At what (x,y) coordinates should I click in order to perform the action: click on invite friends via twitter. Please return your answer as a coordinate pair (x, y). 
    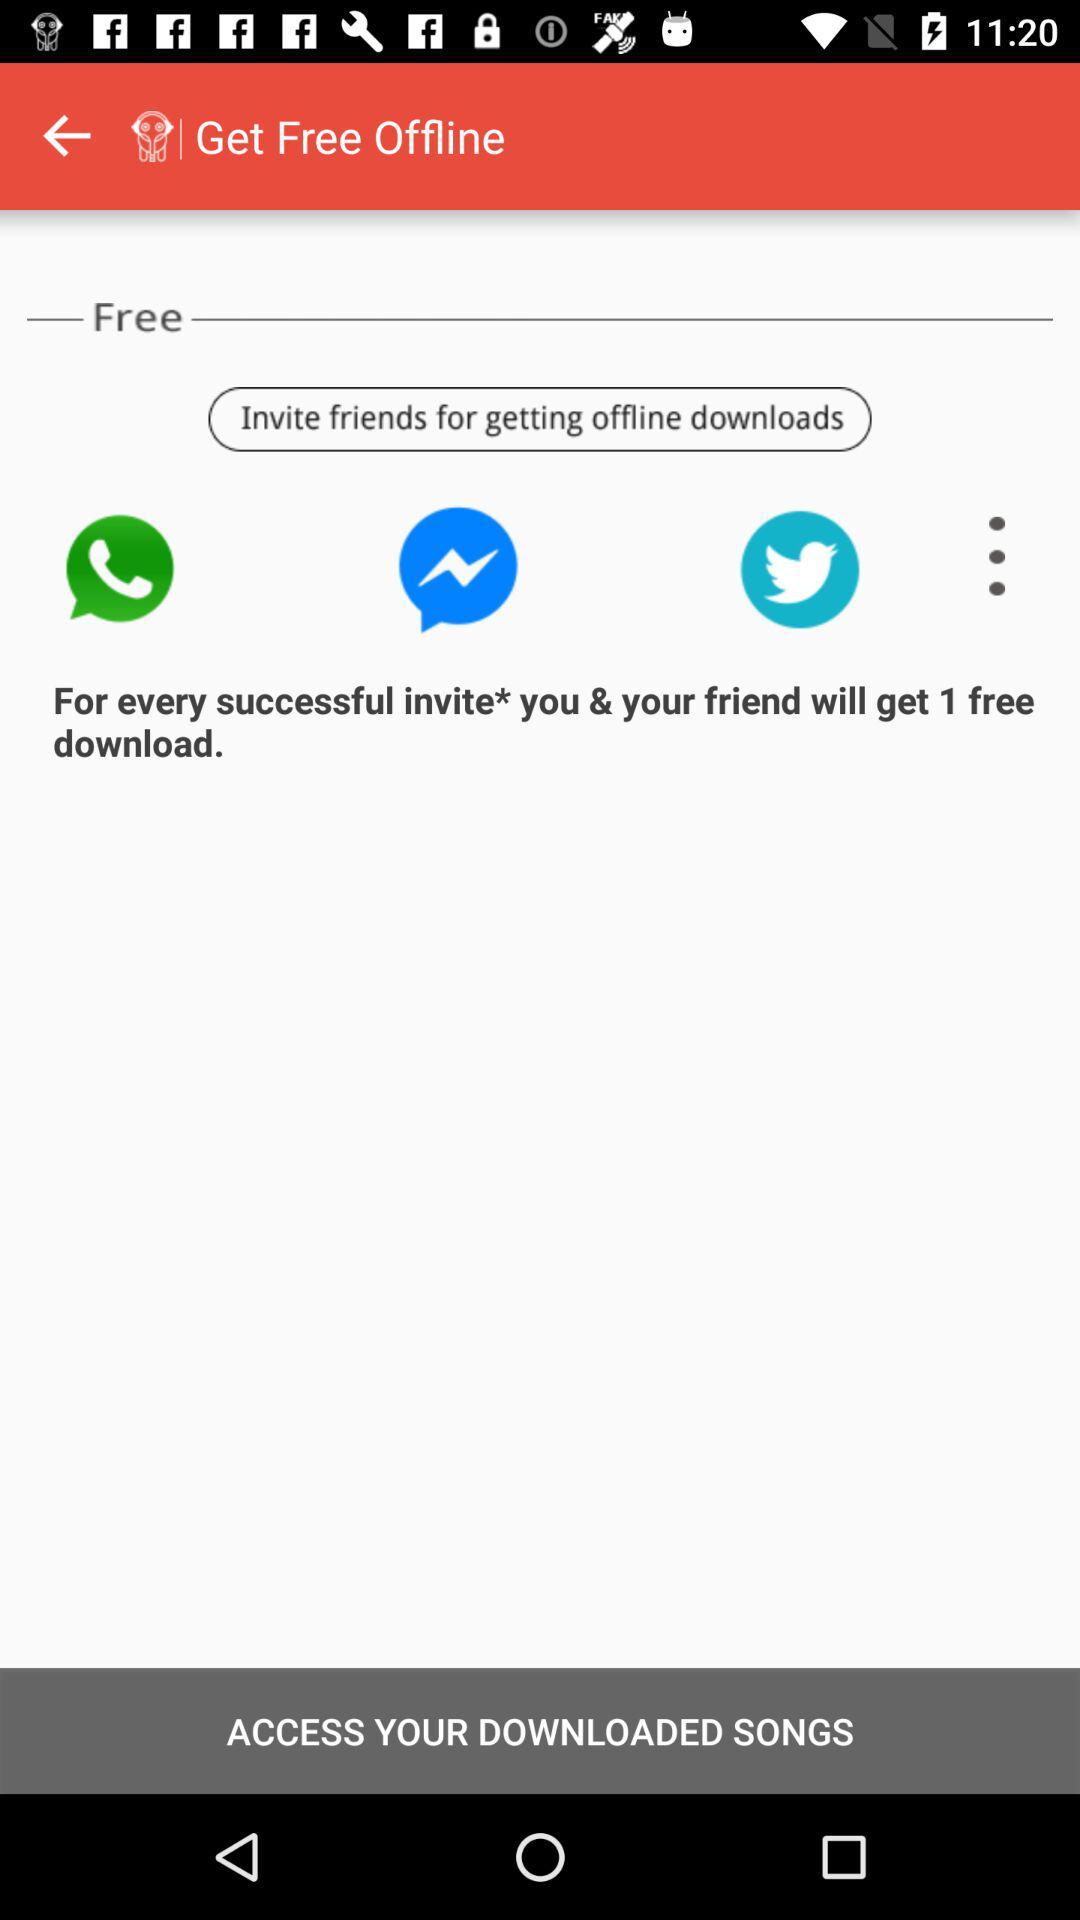
    Looking at the image, I should click on (799, 568).